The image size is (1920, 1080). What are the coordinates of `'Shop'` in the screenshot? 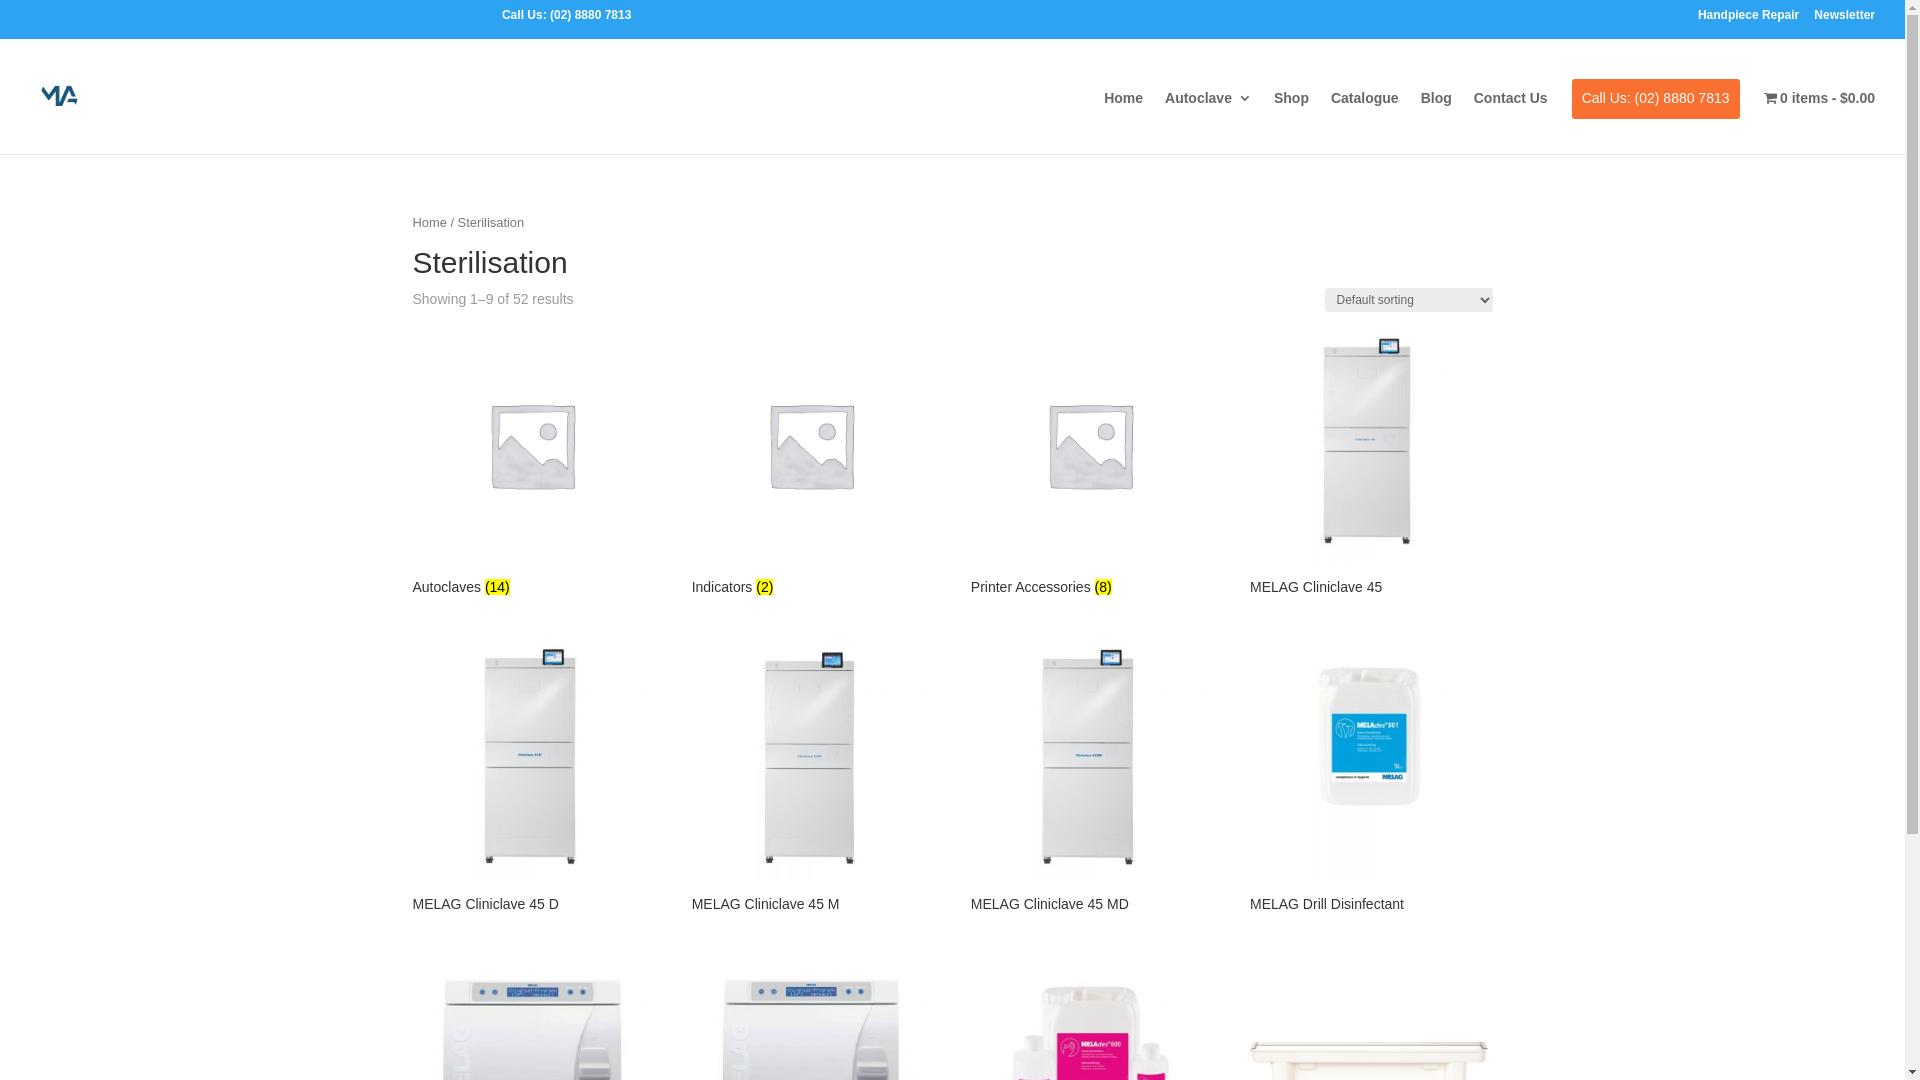 It's located at (1291, 114).